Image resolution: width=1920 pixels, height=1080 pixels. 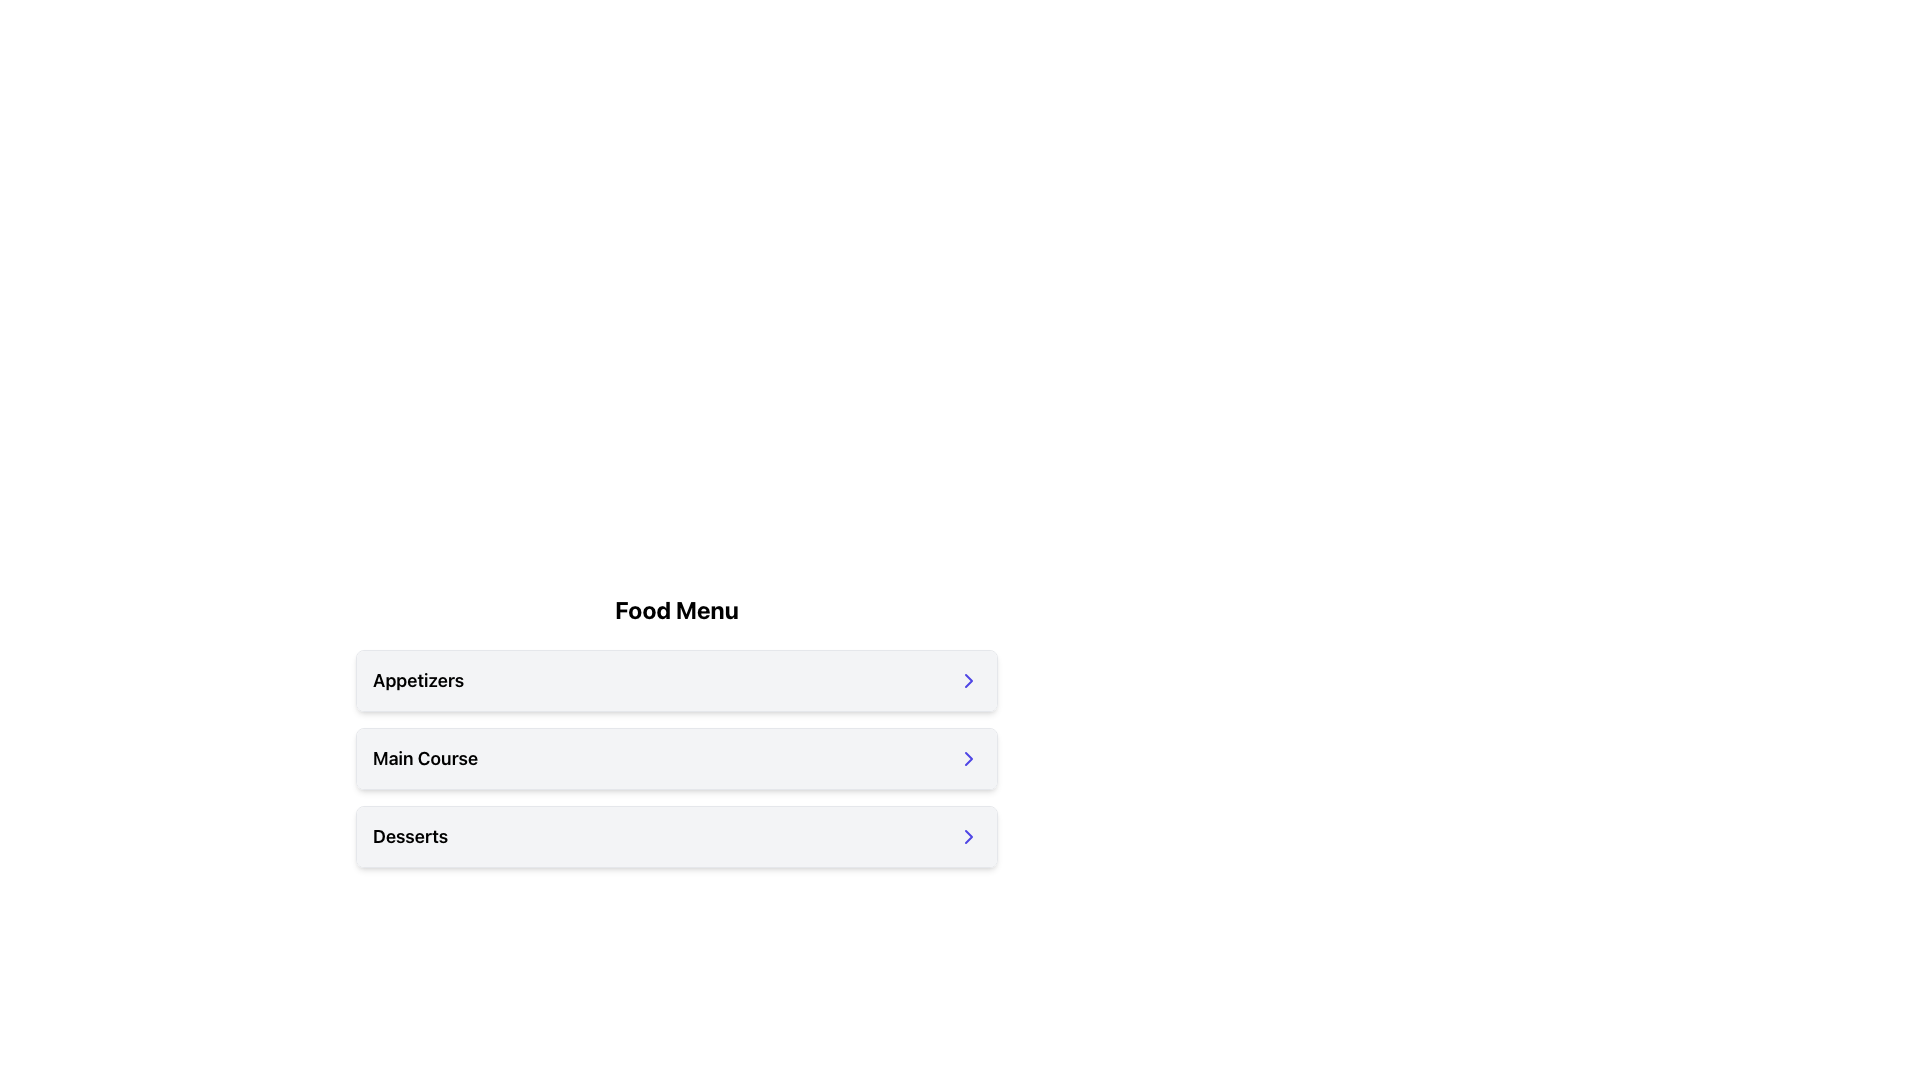 I want to click on the arrow icon indicating that the 'Desserts' option can be expanded for more details, located at the bottom right of the food menu categories, so click(x=969, y=837).